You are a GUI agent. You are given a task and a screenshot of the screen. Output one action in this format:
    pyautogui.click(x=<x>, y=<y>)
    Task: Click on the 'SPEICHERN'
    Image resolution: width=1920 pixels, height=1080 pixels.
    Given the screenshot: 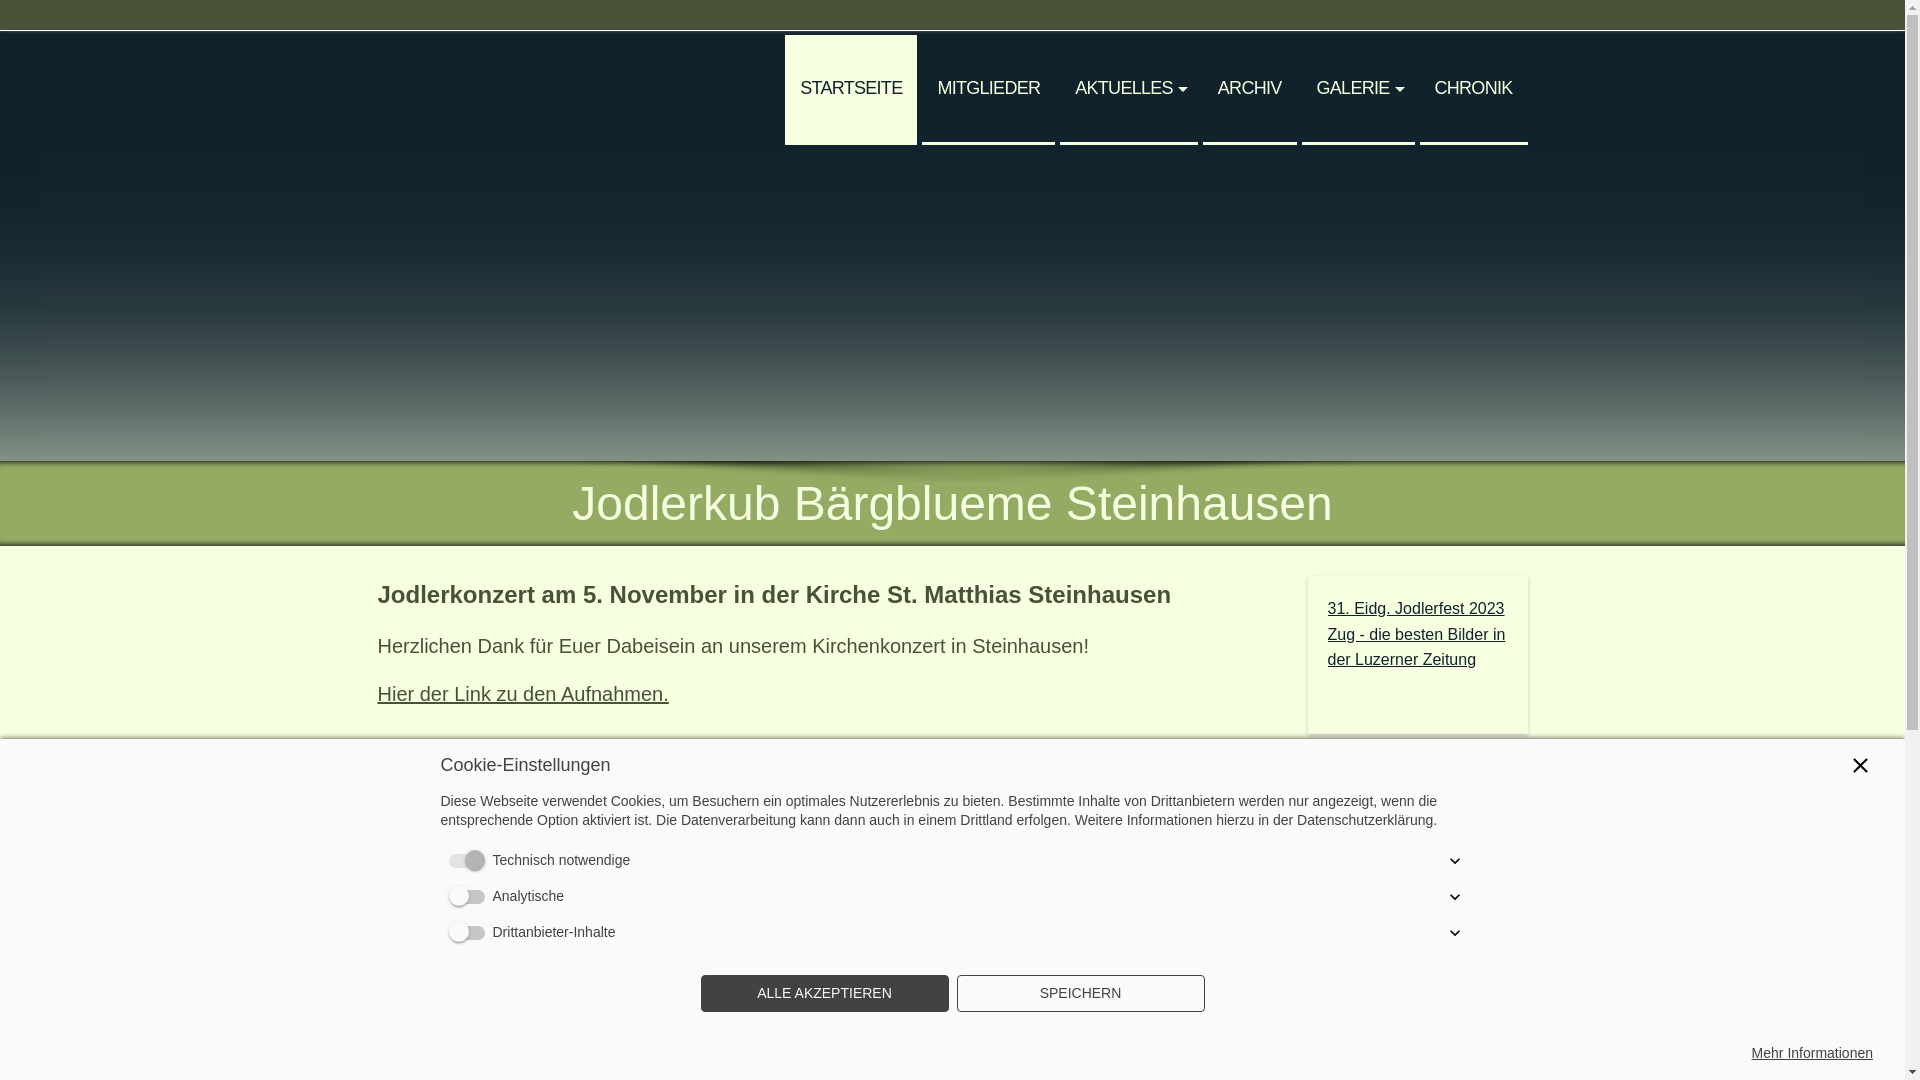 What is the action you would take?
    pyautogui.click(x=954, y=994)
    